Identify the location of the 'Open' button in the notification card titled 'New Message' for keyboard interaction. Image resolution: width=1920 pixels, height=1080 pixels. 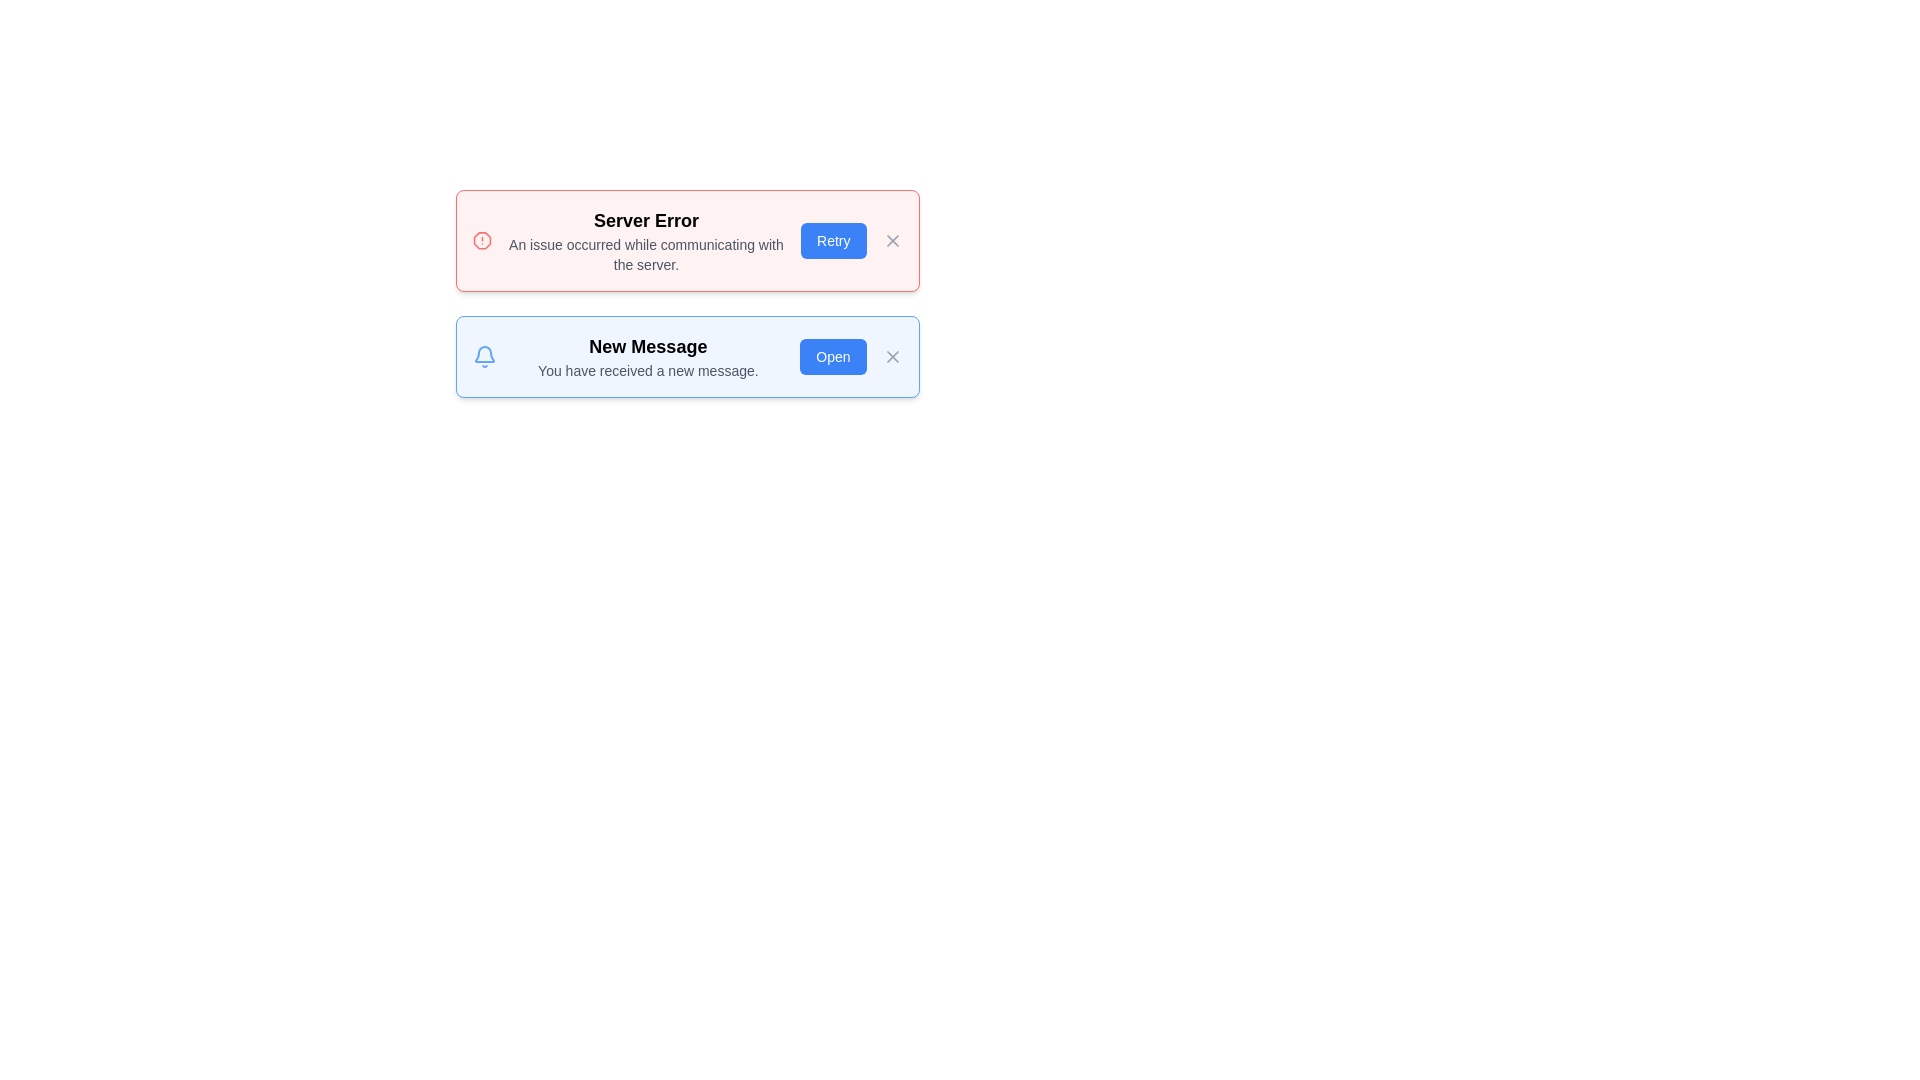
(833, 356).